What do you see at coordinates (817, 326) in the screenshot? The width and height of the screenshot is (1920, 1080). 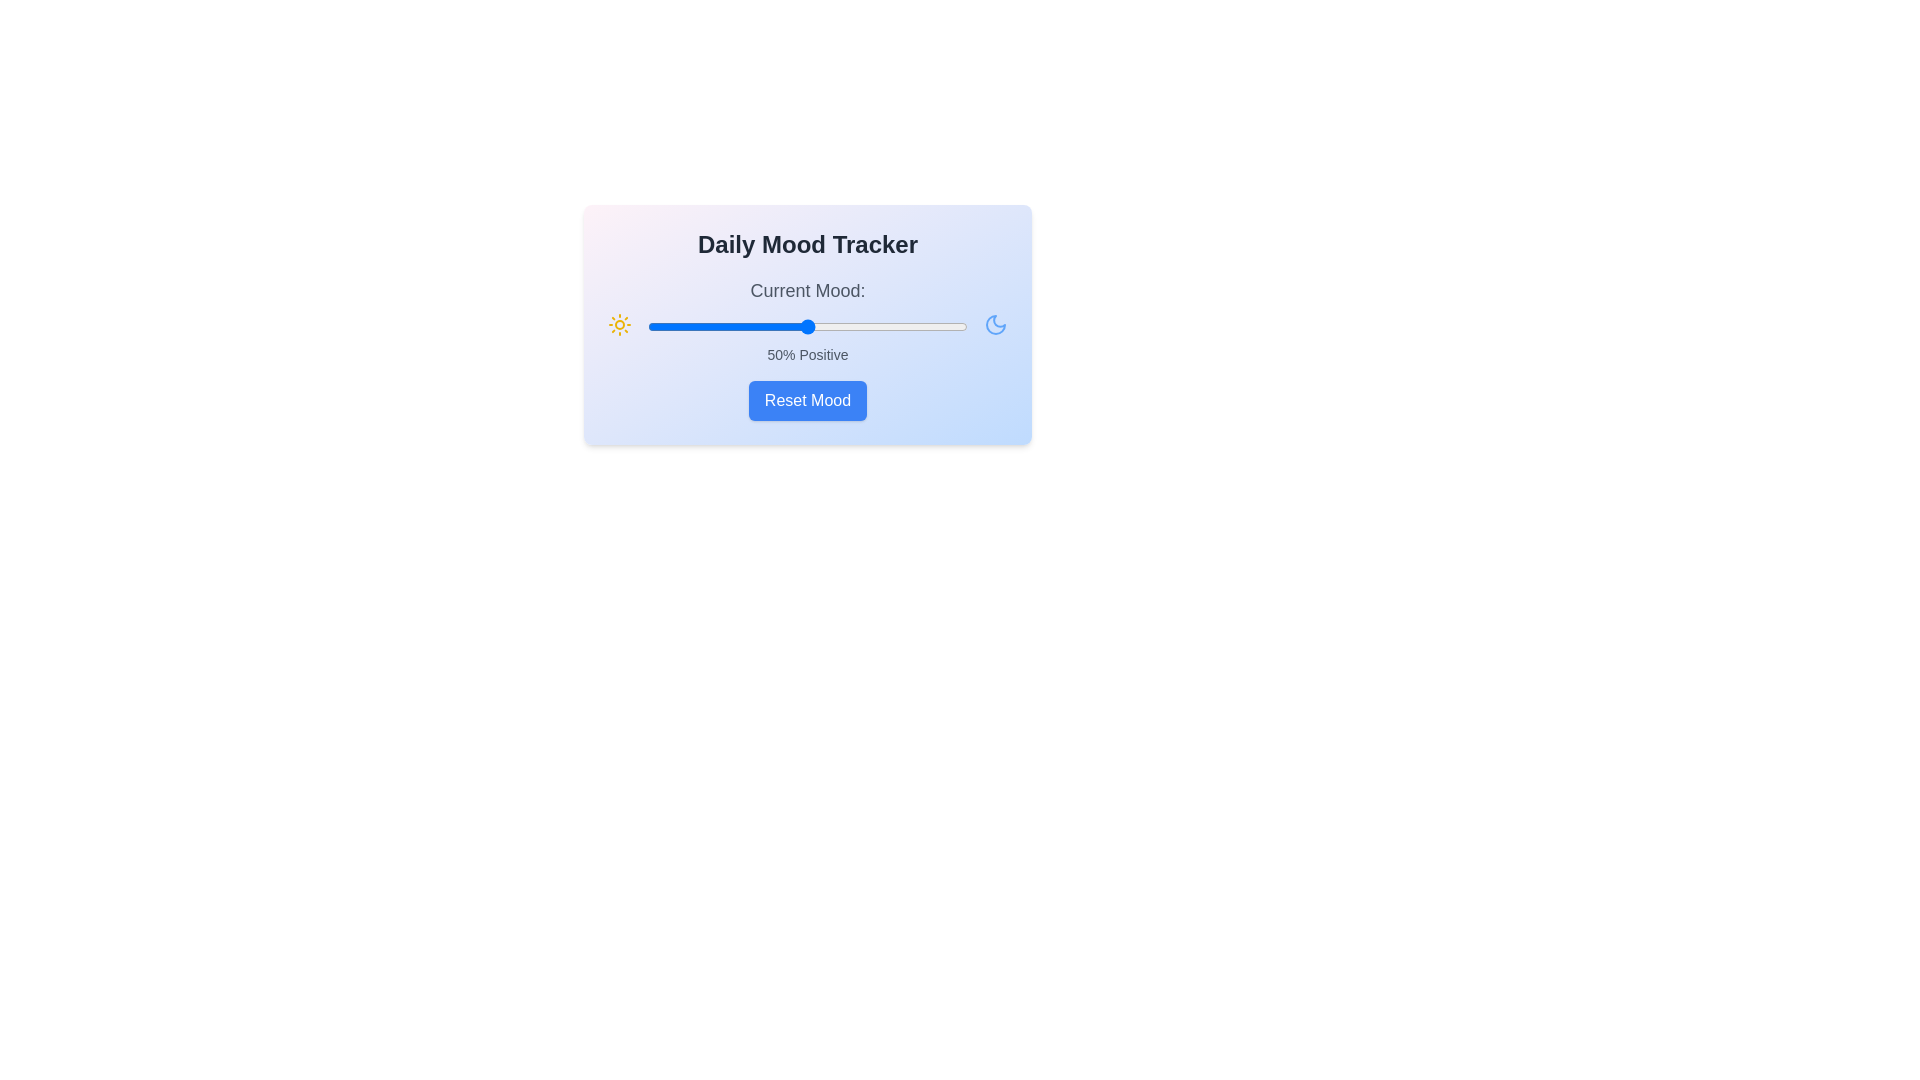 I see `mood rating` at bounding box center [817, 326].